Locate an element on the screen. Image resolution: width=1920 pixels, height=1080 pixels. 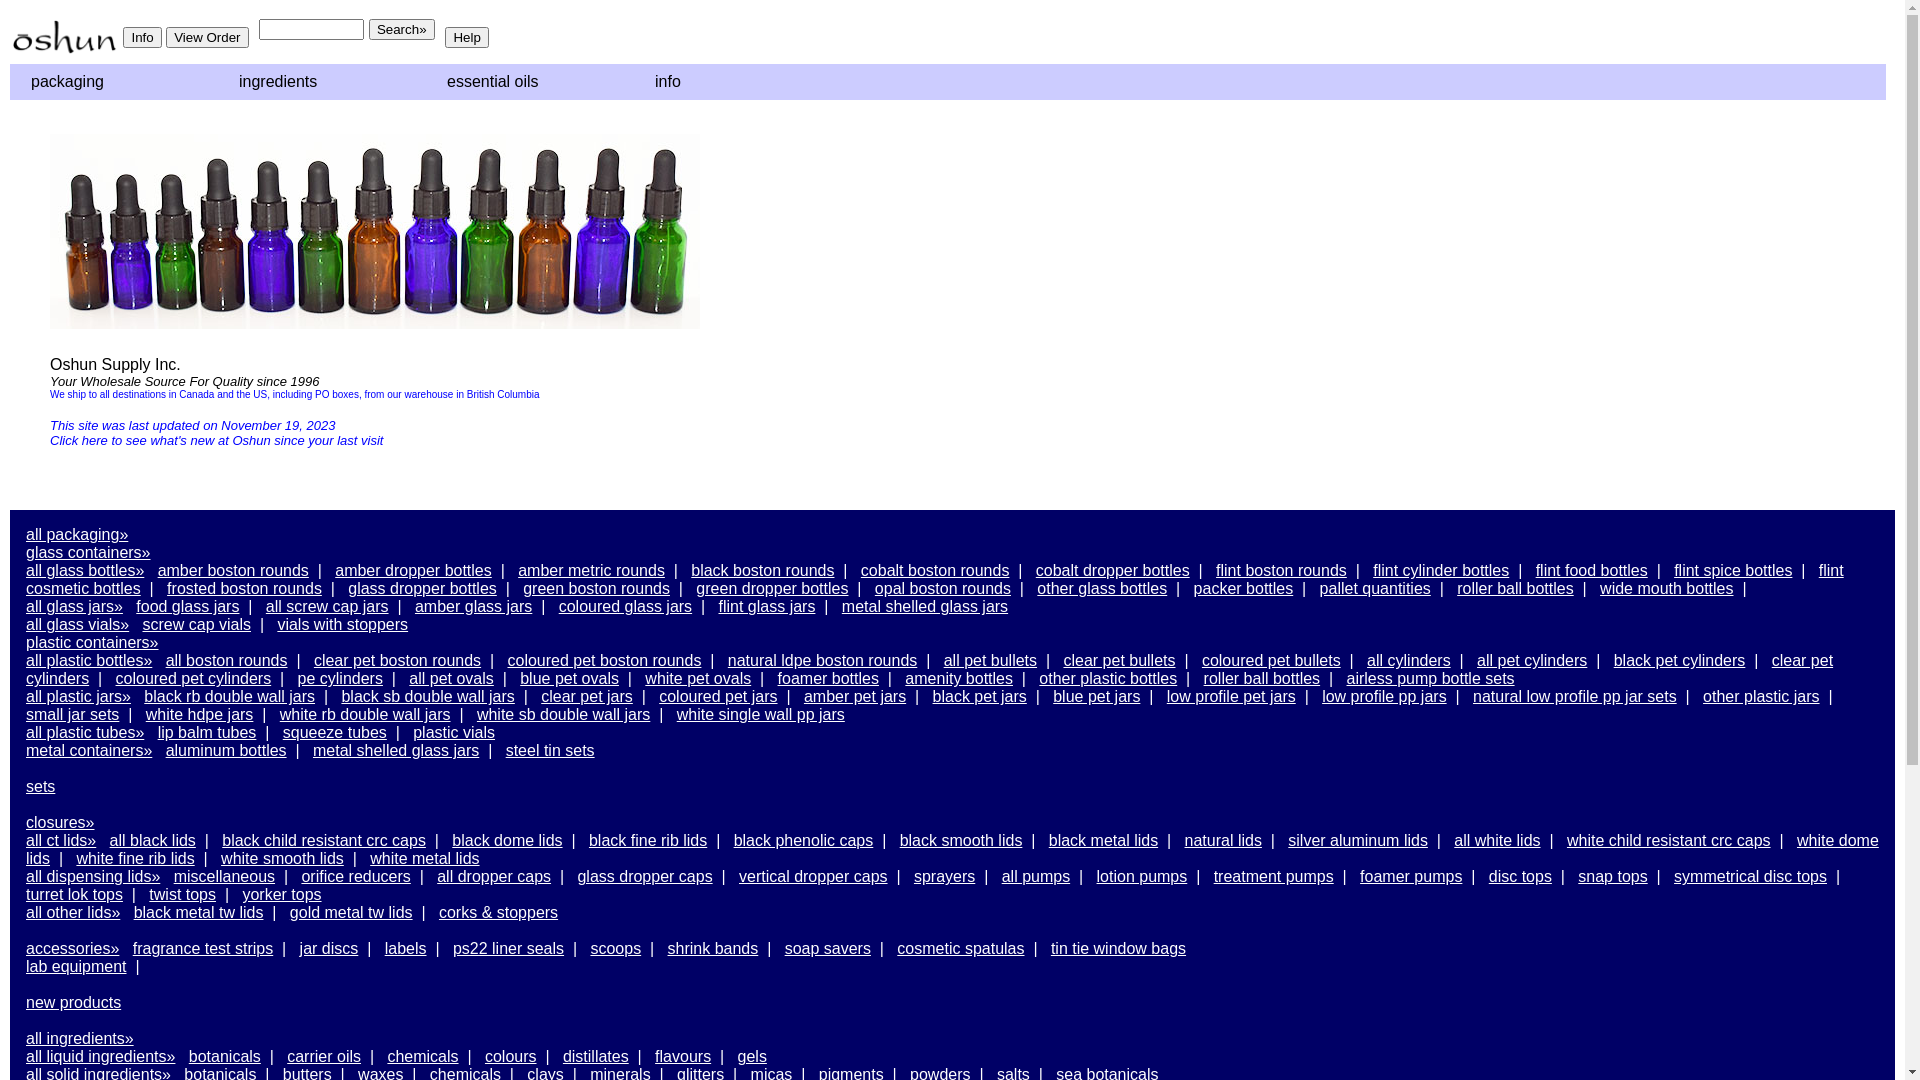
'steel tin sets' is located at coordinates (550, 750).